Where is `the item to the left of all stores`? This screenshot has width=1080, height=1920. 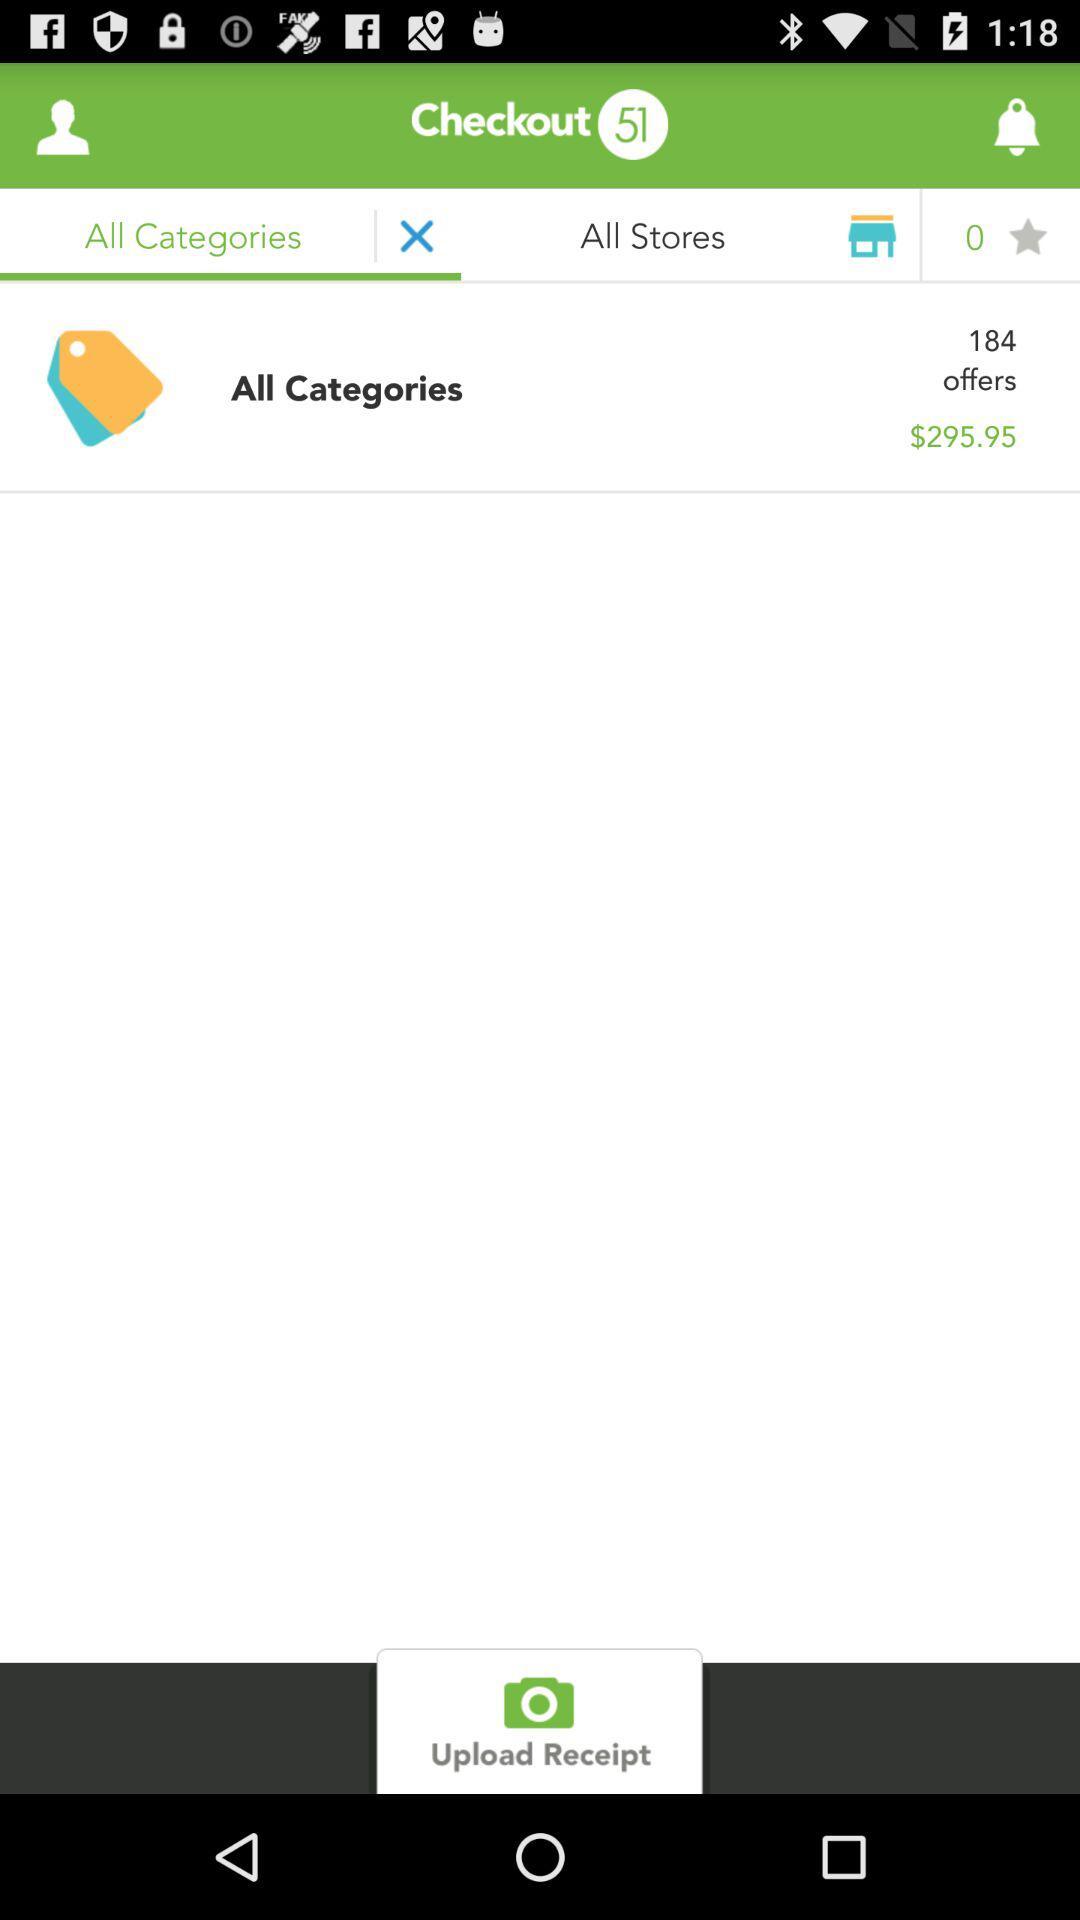 the item to the left of all stores is located at coordinates (61, 124).